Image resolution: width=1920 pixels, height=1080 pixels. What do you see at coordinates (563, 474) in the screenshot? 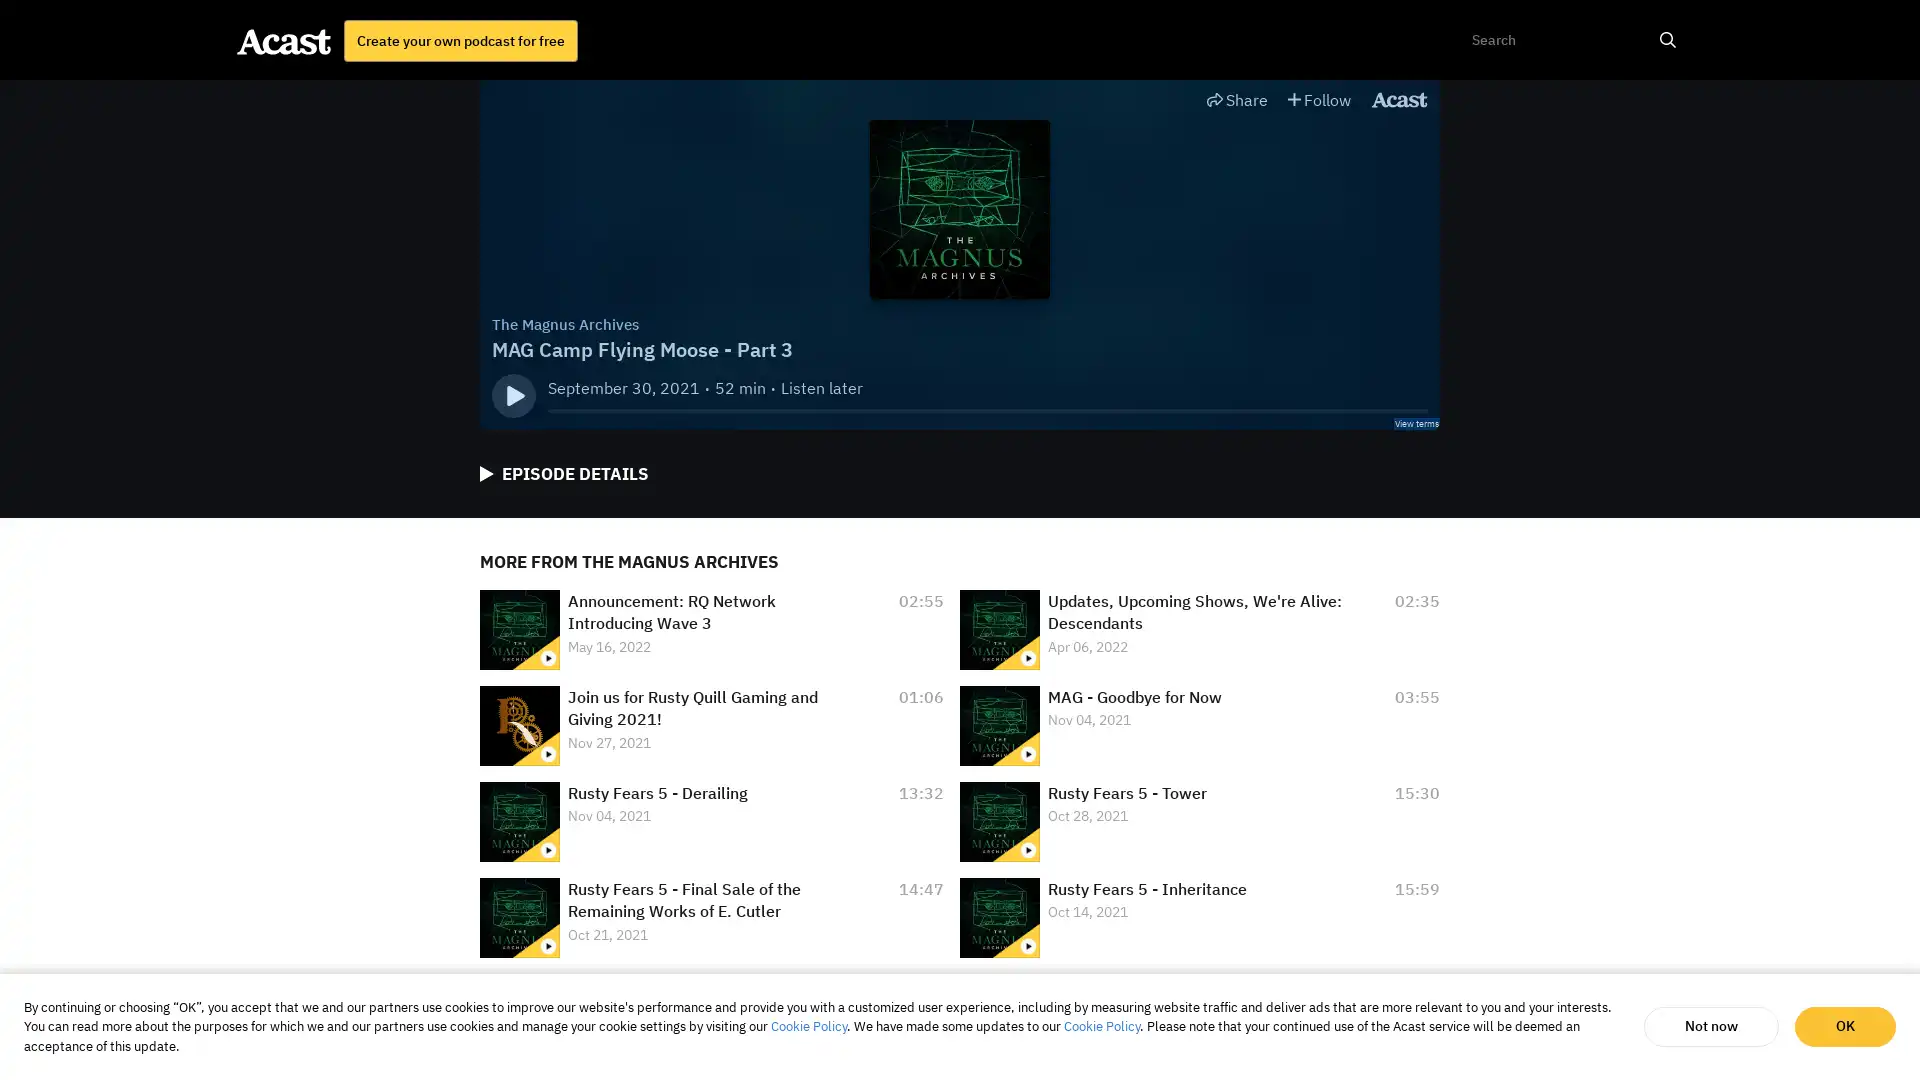
I see `EPISODE DETAILS` at bounding box center [563, 474].